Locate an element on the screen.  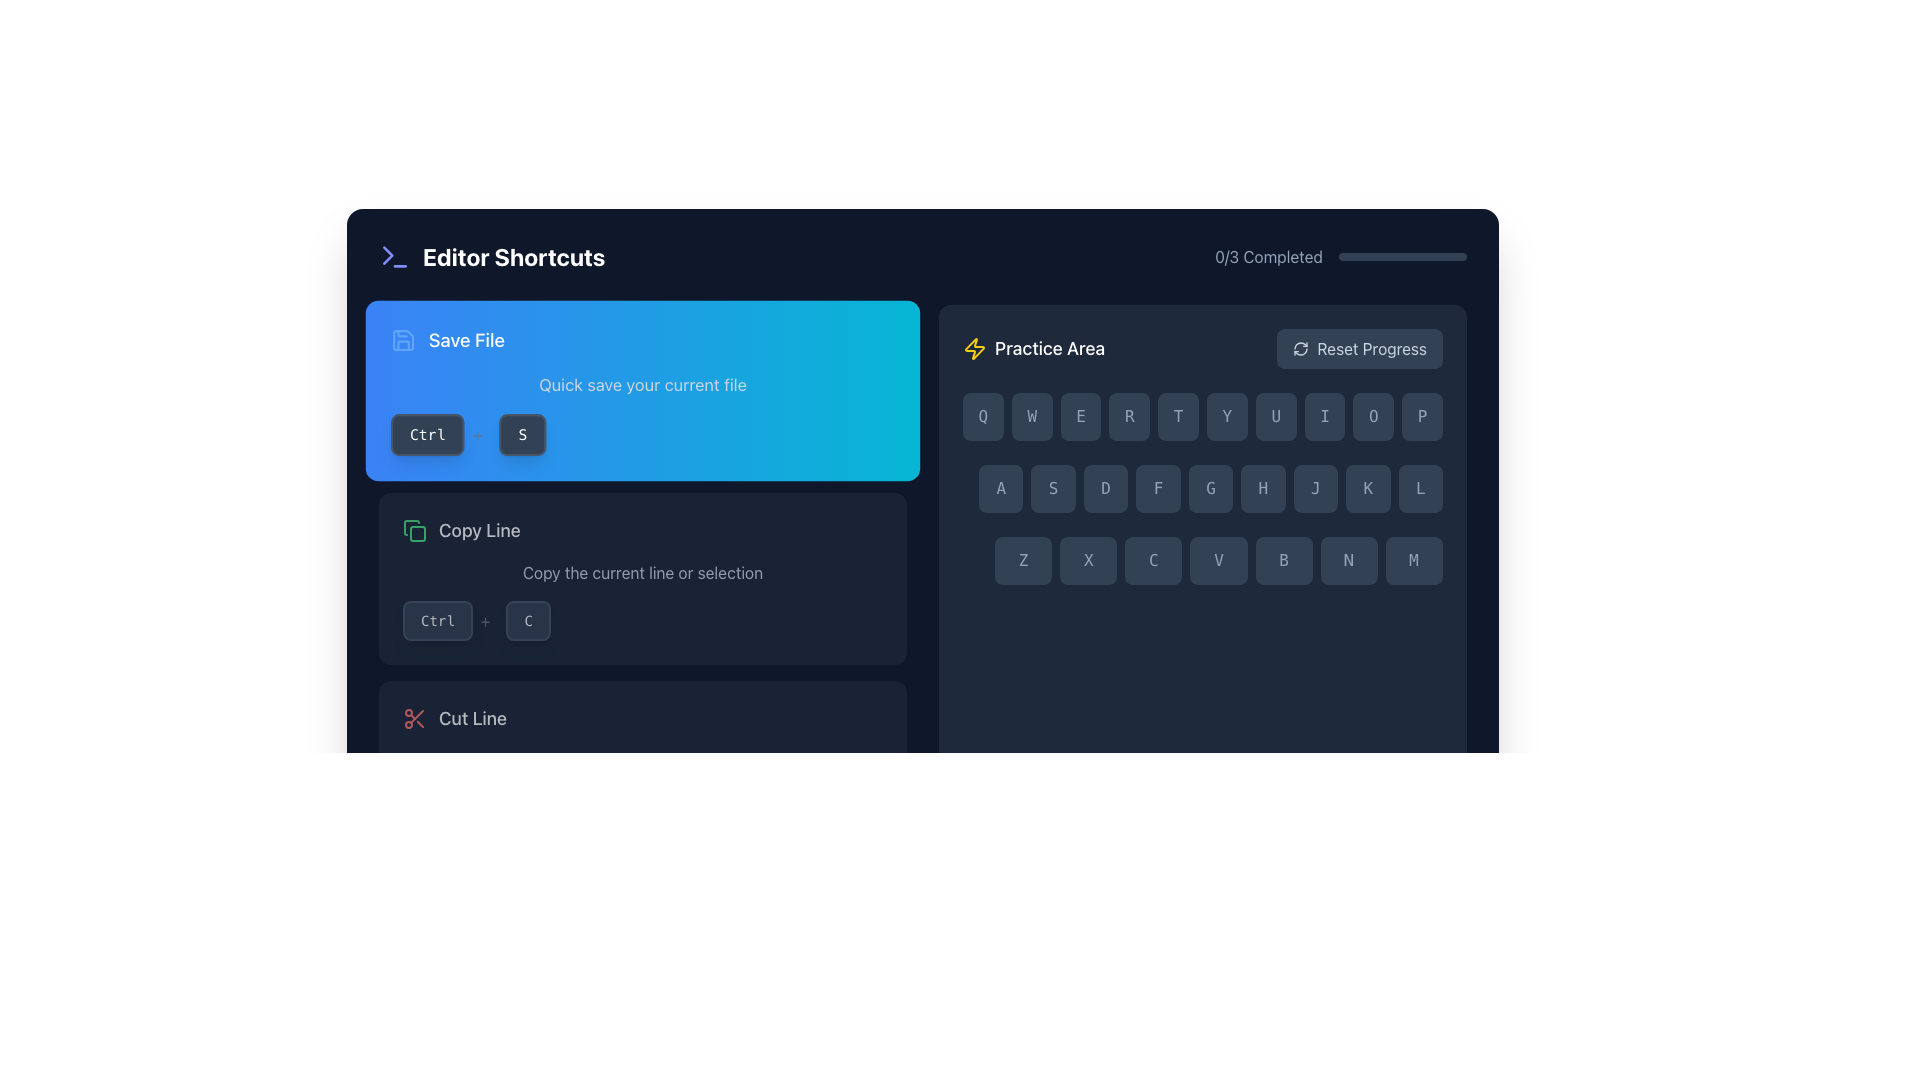
the 'Cut' button, which is the third option in the list of shortcuts on the left-hand section of the layout, positioned directly below the 'Copy Line' option is located at coordinates (643, 766).